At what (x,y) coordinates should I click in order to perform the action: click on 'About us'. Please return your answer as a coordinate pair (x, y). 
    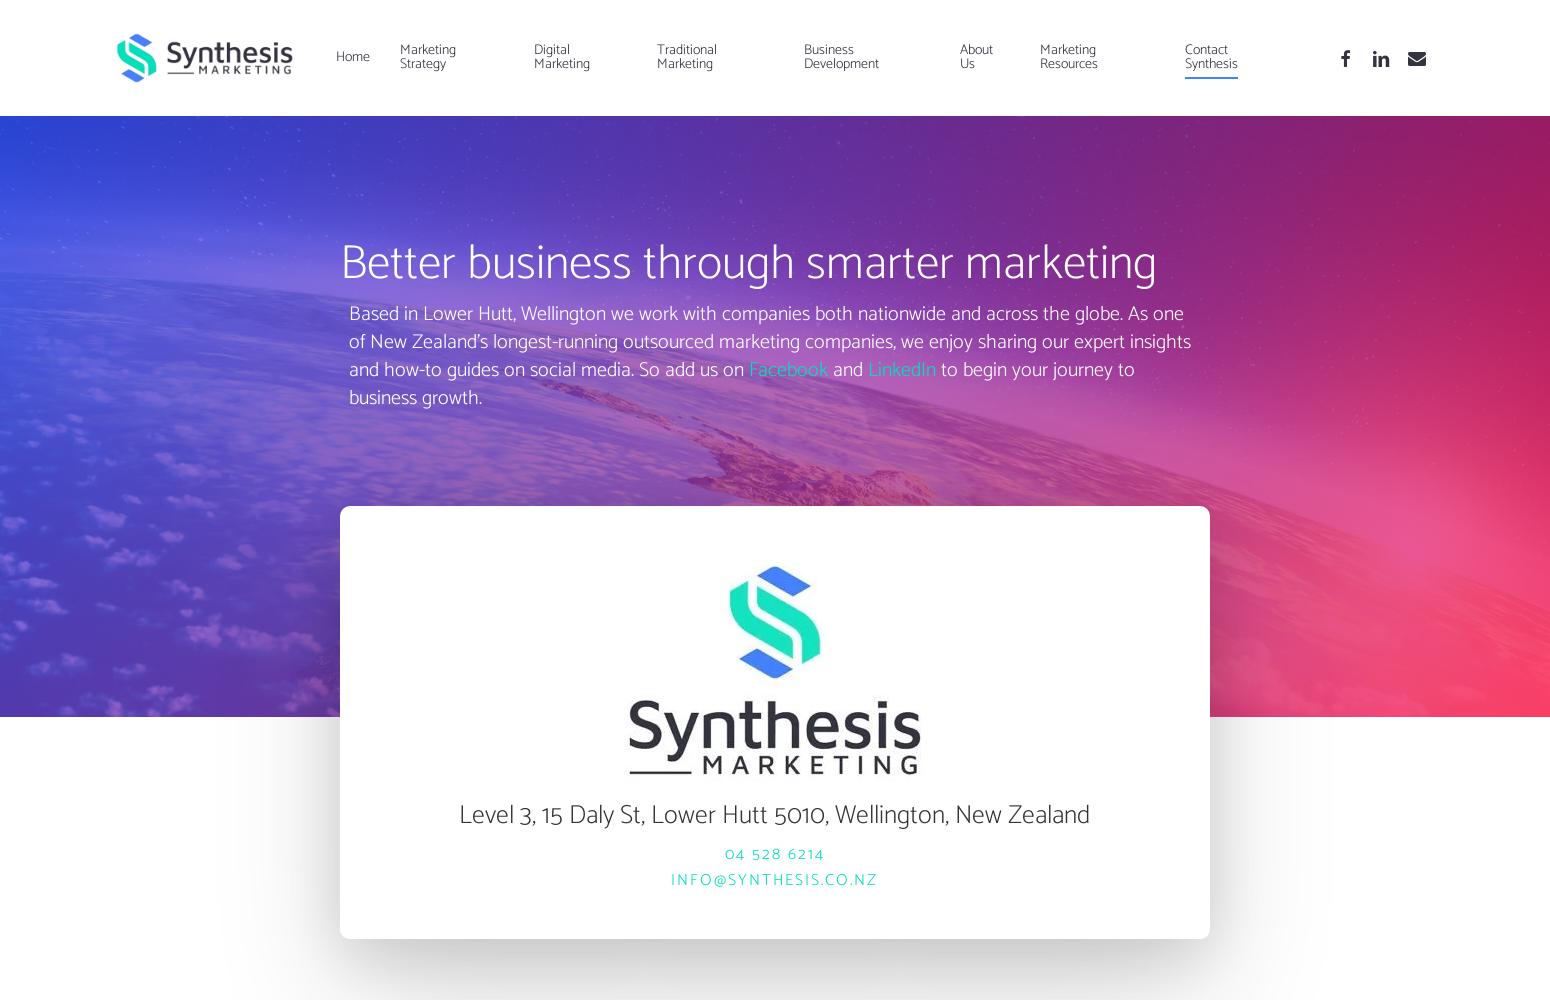
    Looking at the image, I should click on (957, 57).